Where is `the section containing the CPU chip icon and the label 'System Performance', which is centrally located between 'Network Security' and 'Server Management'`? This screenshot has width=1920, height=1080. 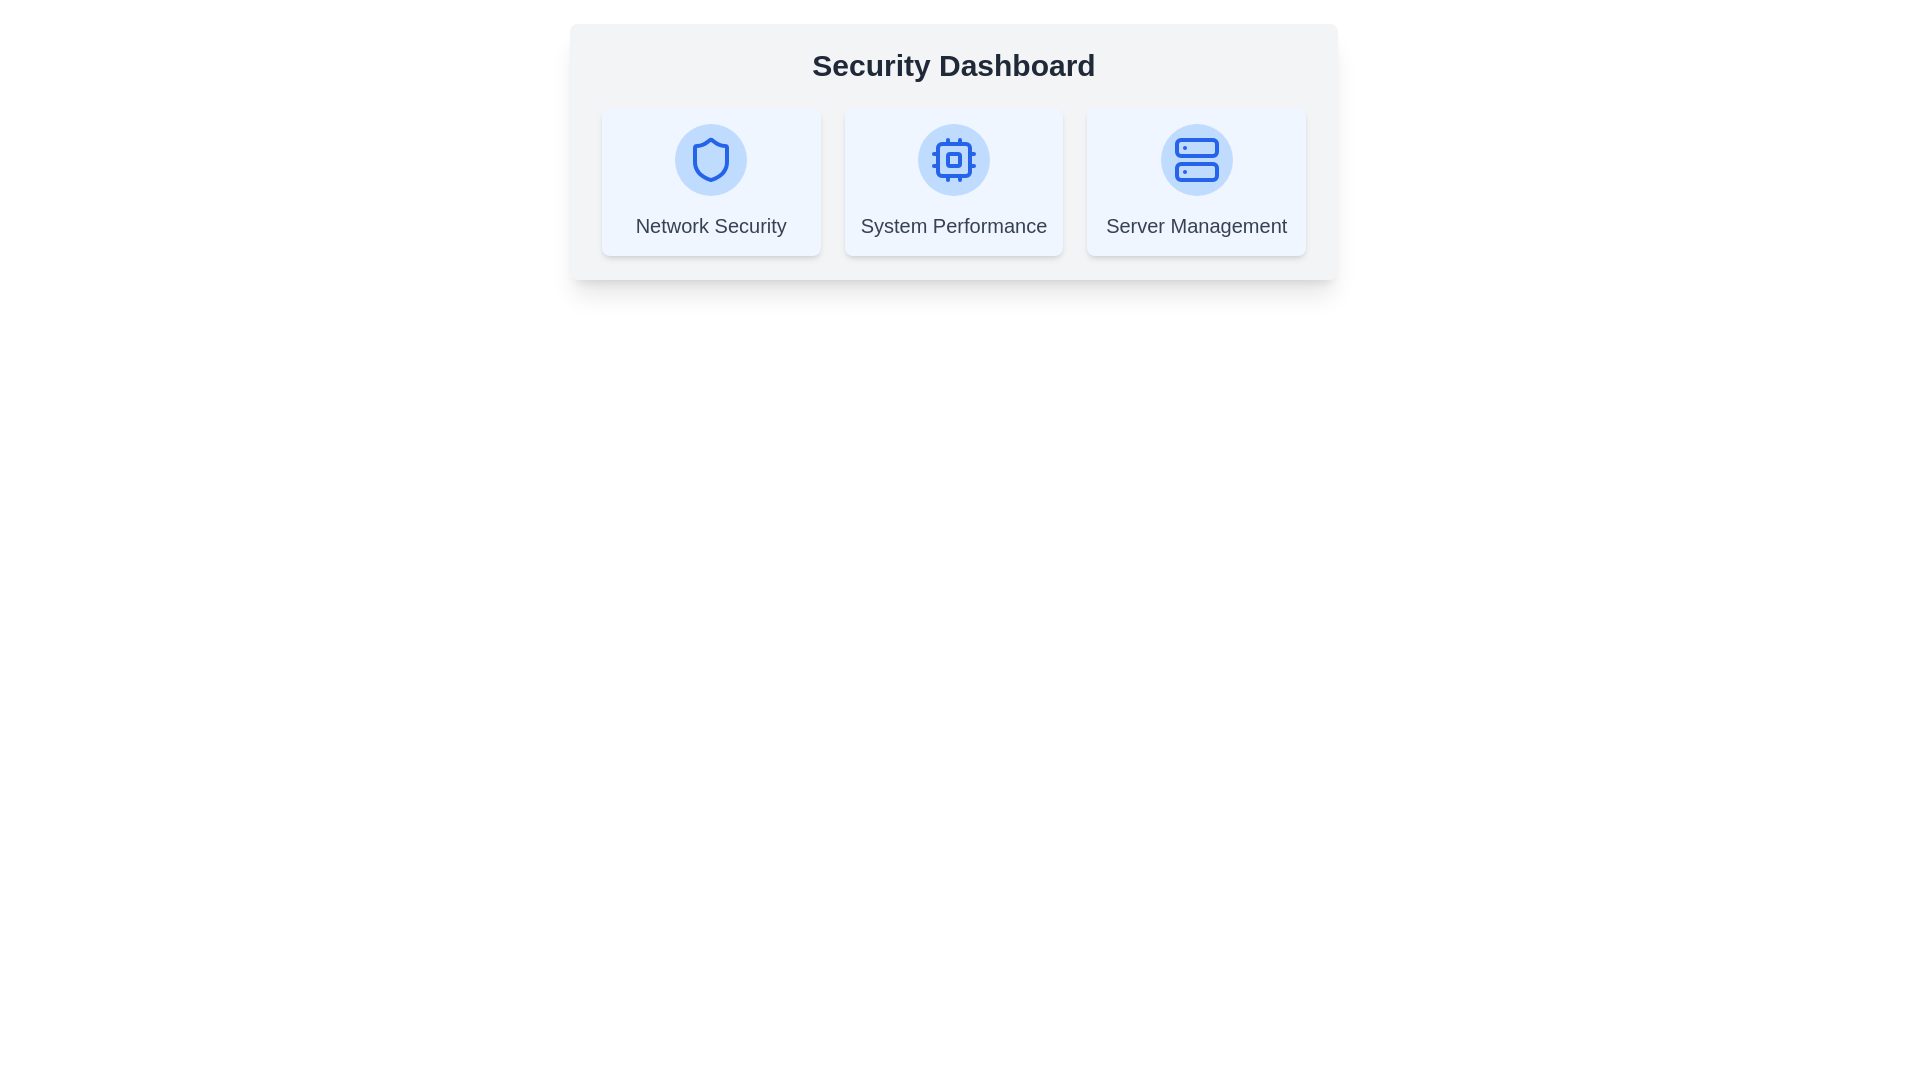 the section containing the CPU chip icon and the label 'System Performance', which is centrally located between 'Network Security' and 'Server Management' is located at coordinates (953, 181).